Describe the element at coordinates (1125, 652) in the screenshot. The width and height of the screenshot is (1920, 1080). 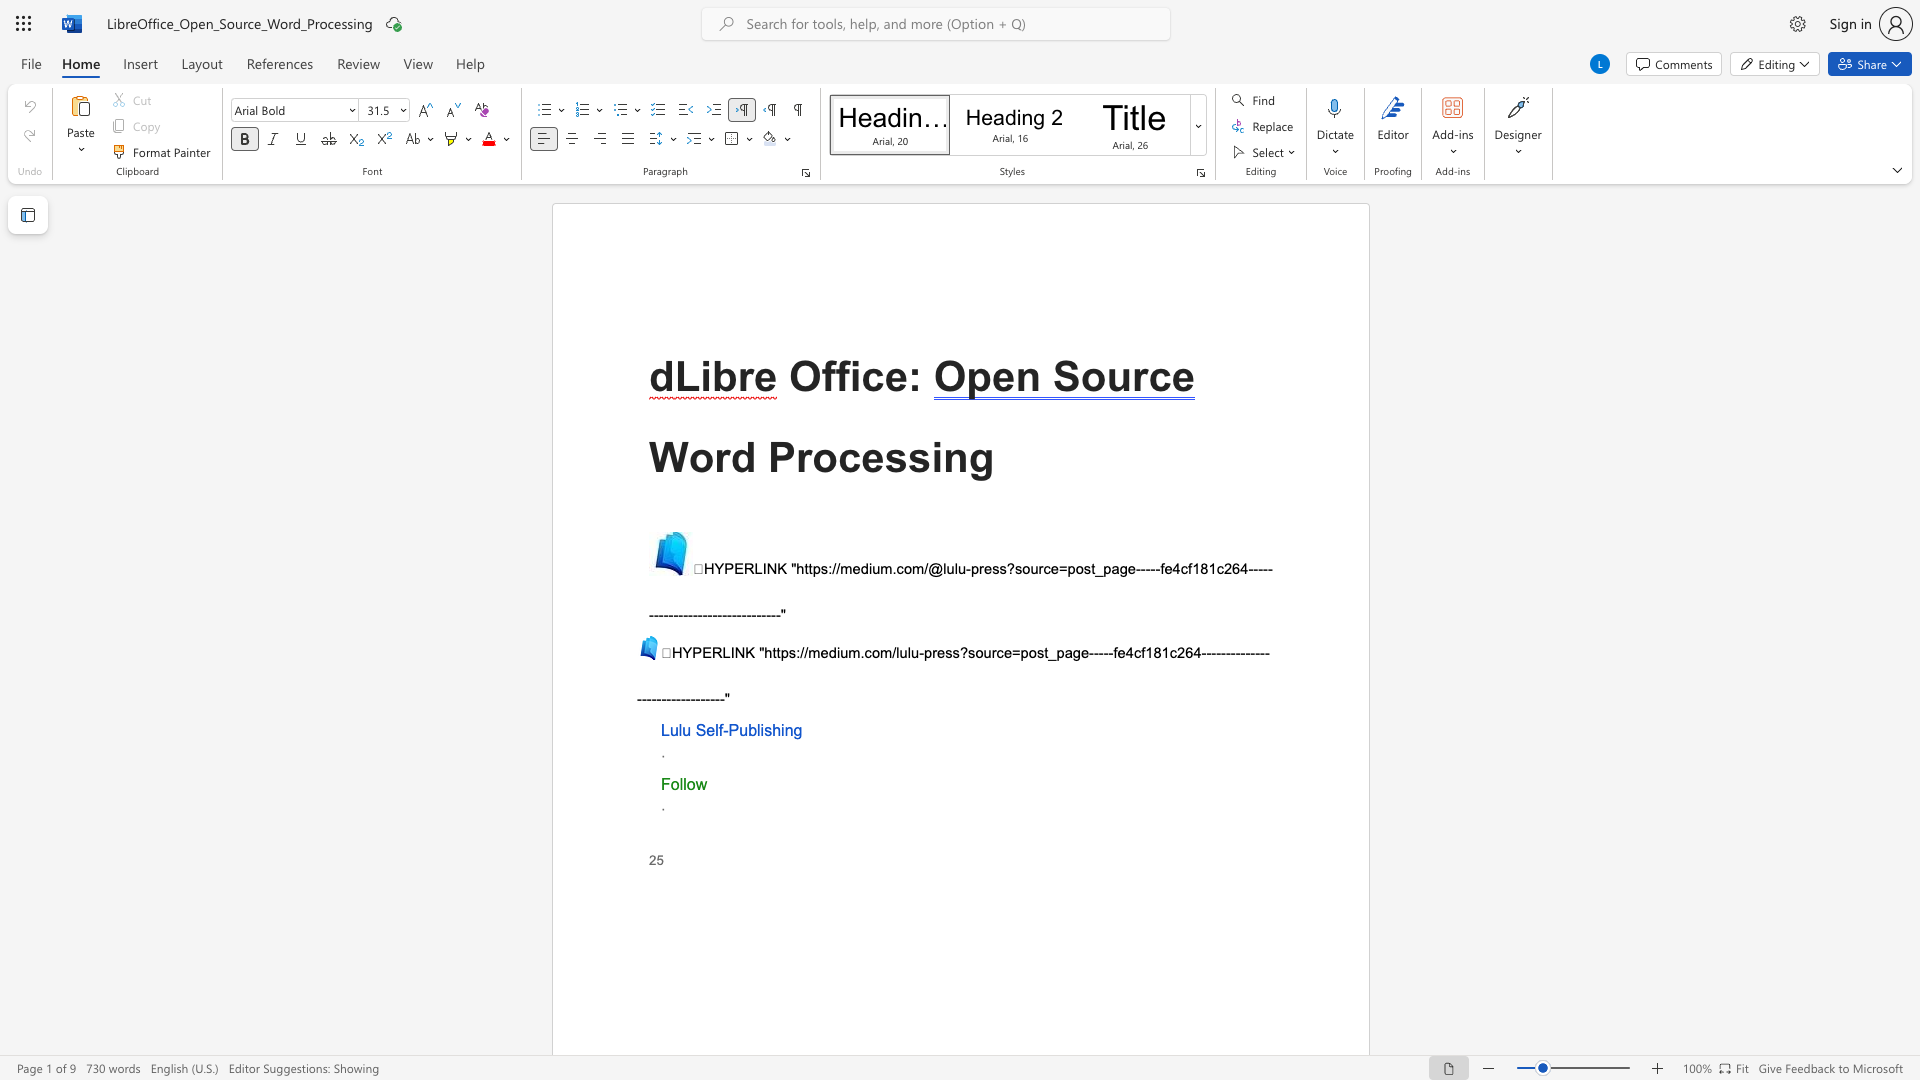
I see `the space between the continuous character "e" and "4" in the text` at that location.